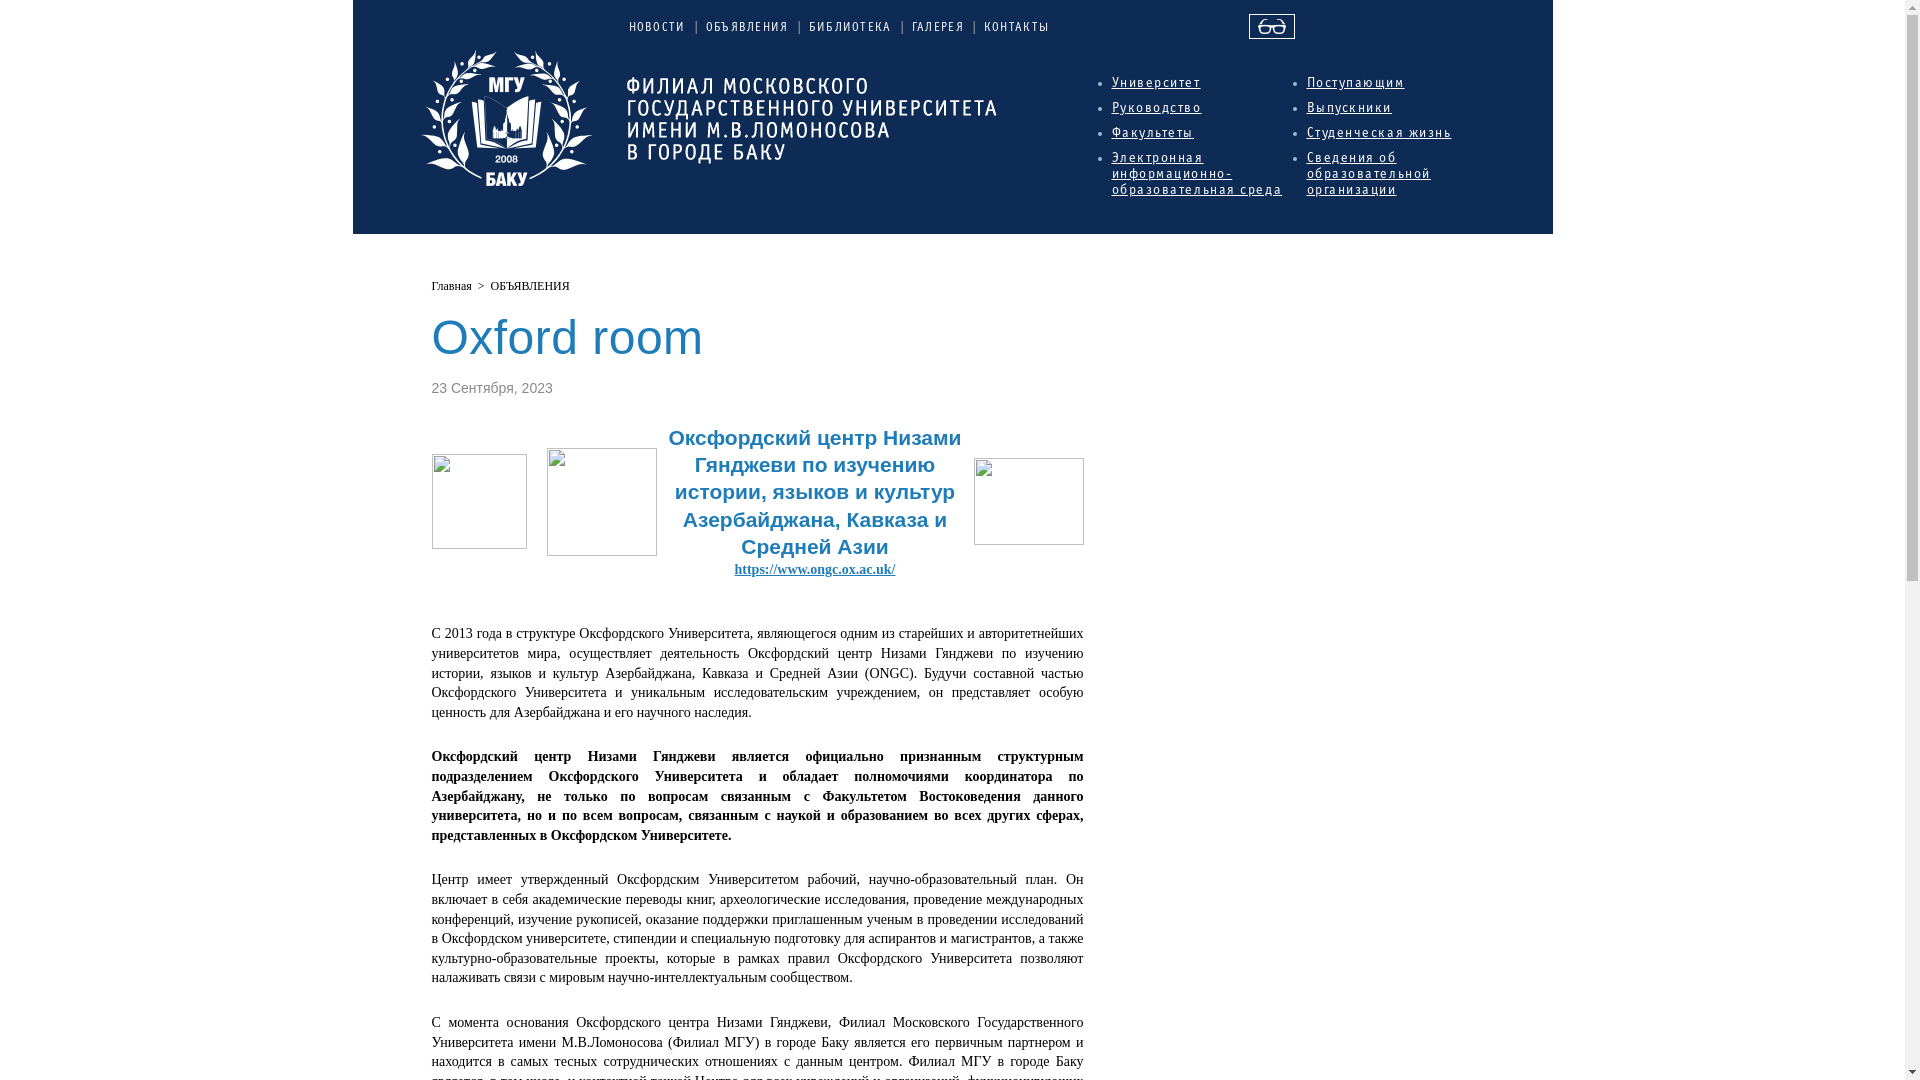  I want to click on 'https://www.ongc.ox.ac.uk/', so click(814, 569).